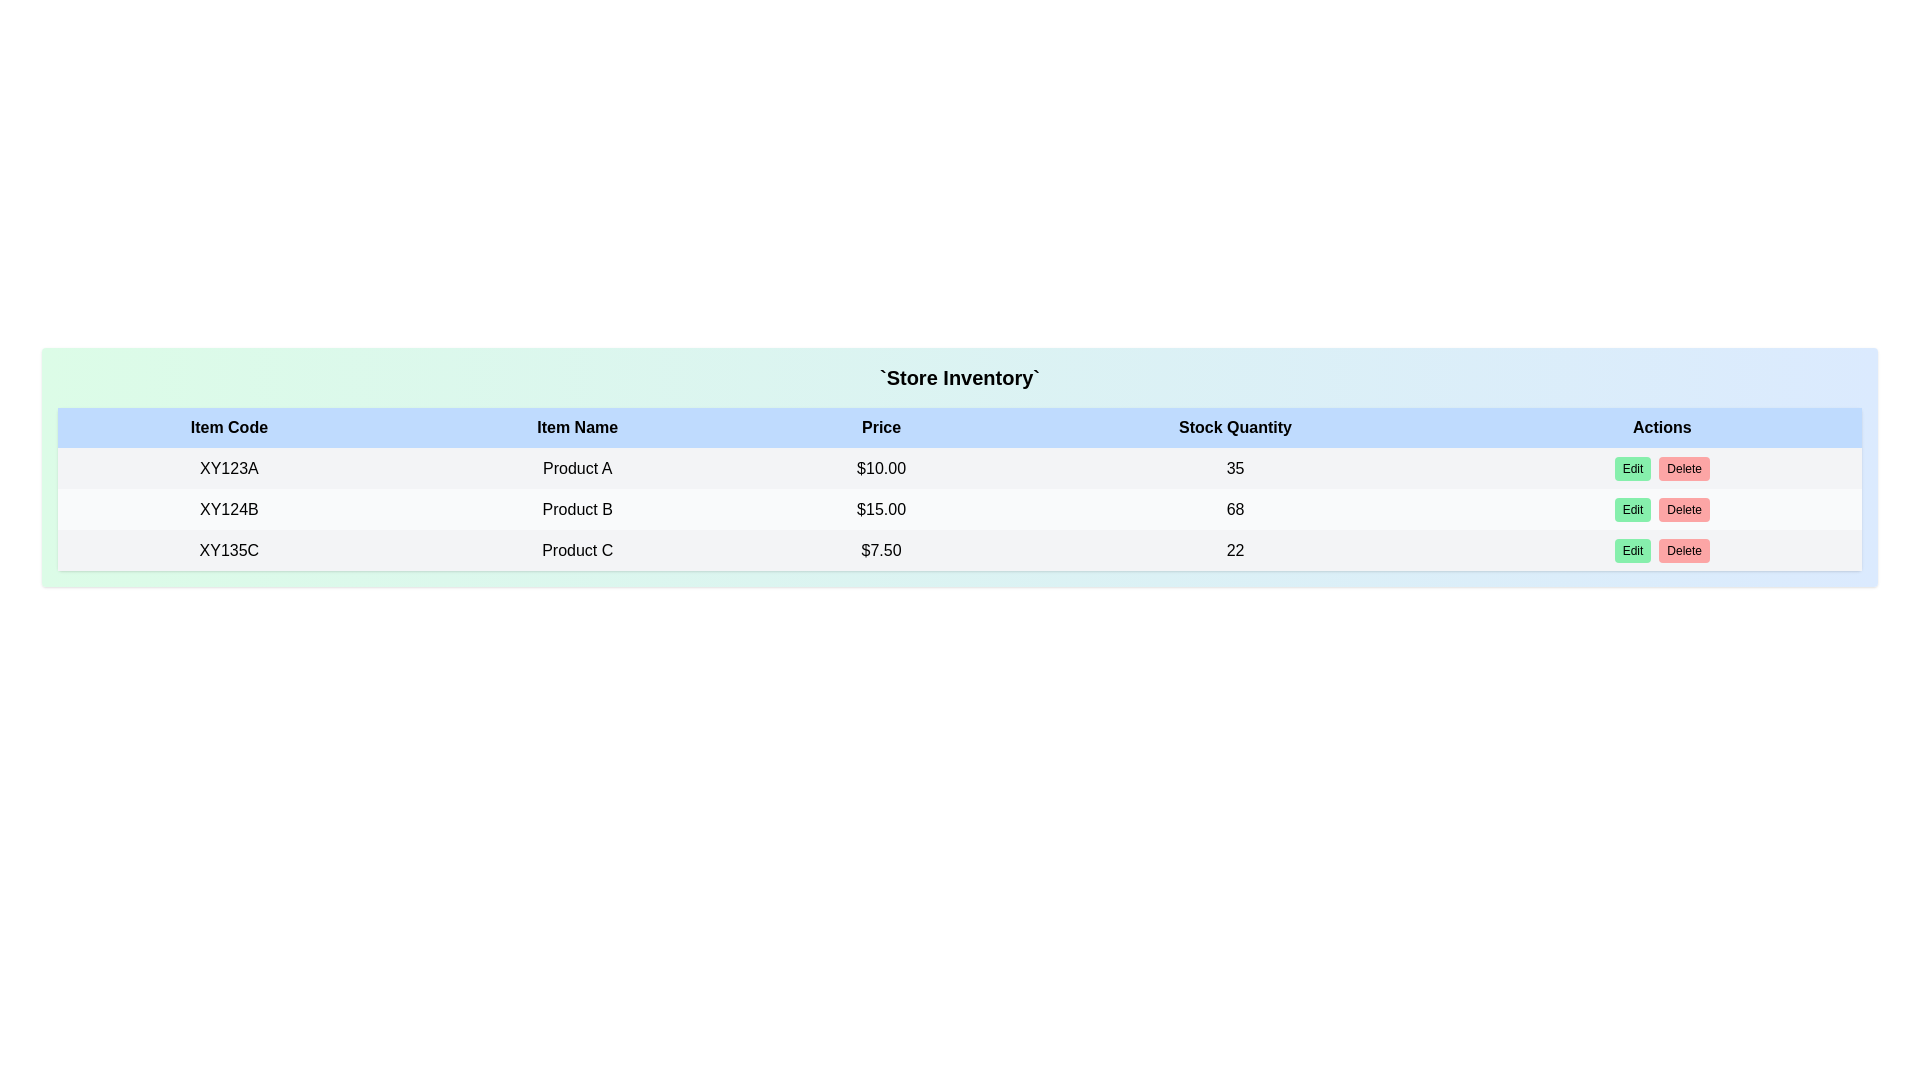 Image resolution: width=1920 pixels, height=1080 pixels. Describe the element at coordinates (1662, 550) in the screenshot. I see `the 'Edit' button, which is styled with a green background and located in the final column of the row for 'XY135C' in the 'Store Inventory' table` at that location.